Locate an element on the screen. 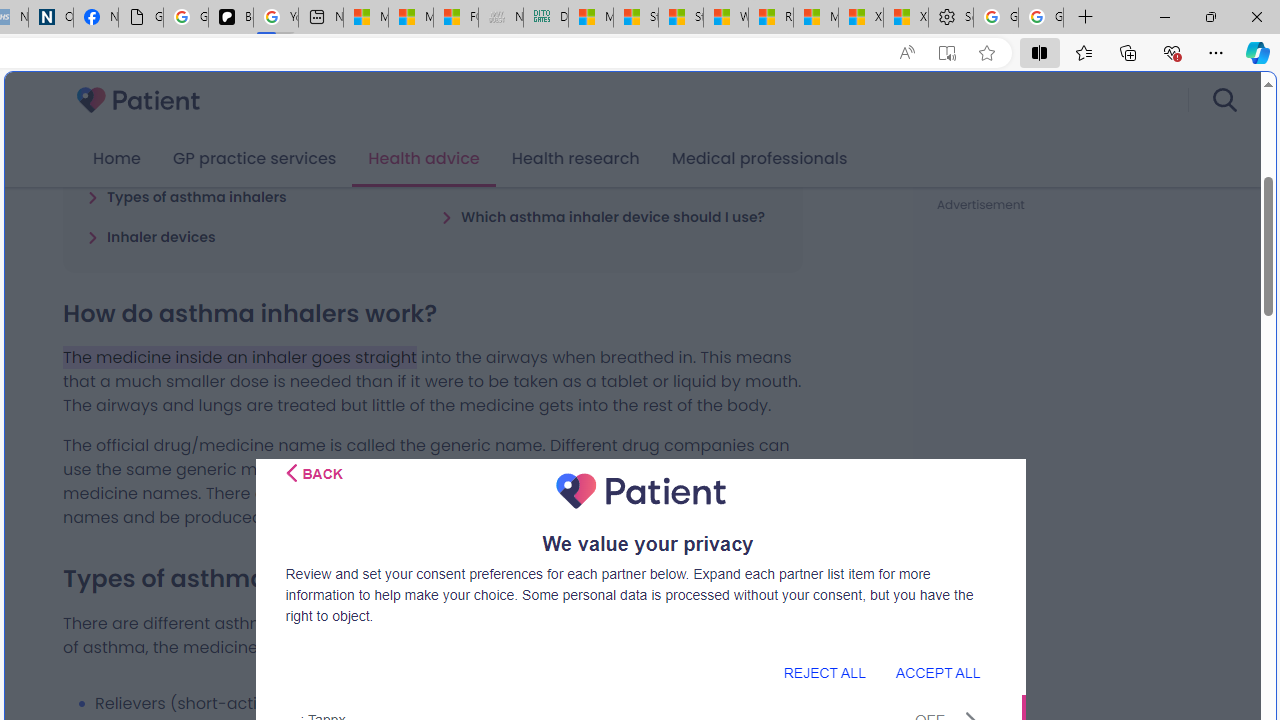 The image size is (1280, 720). 'Which asthma inhaler device should I use?' is located at coordinates (602, 217).